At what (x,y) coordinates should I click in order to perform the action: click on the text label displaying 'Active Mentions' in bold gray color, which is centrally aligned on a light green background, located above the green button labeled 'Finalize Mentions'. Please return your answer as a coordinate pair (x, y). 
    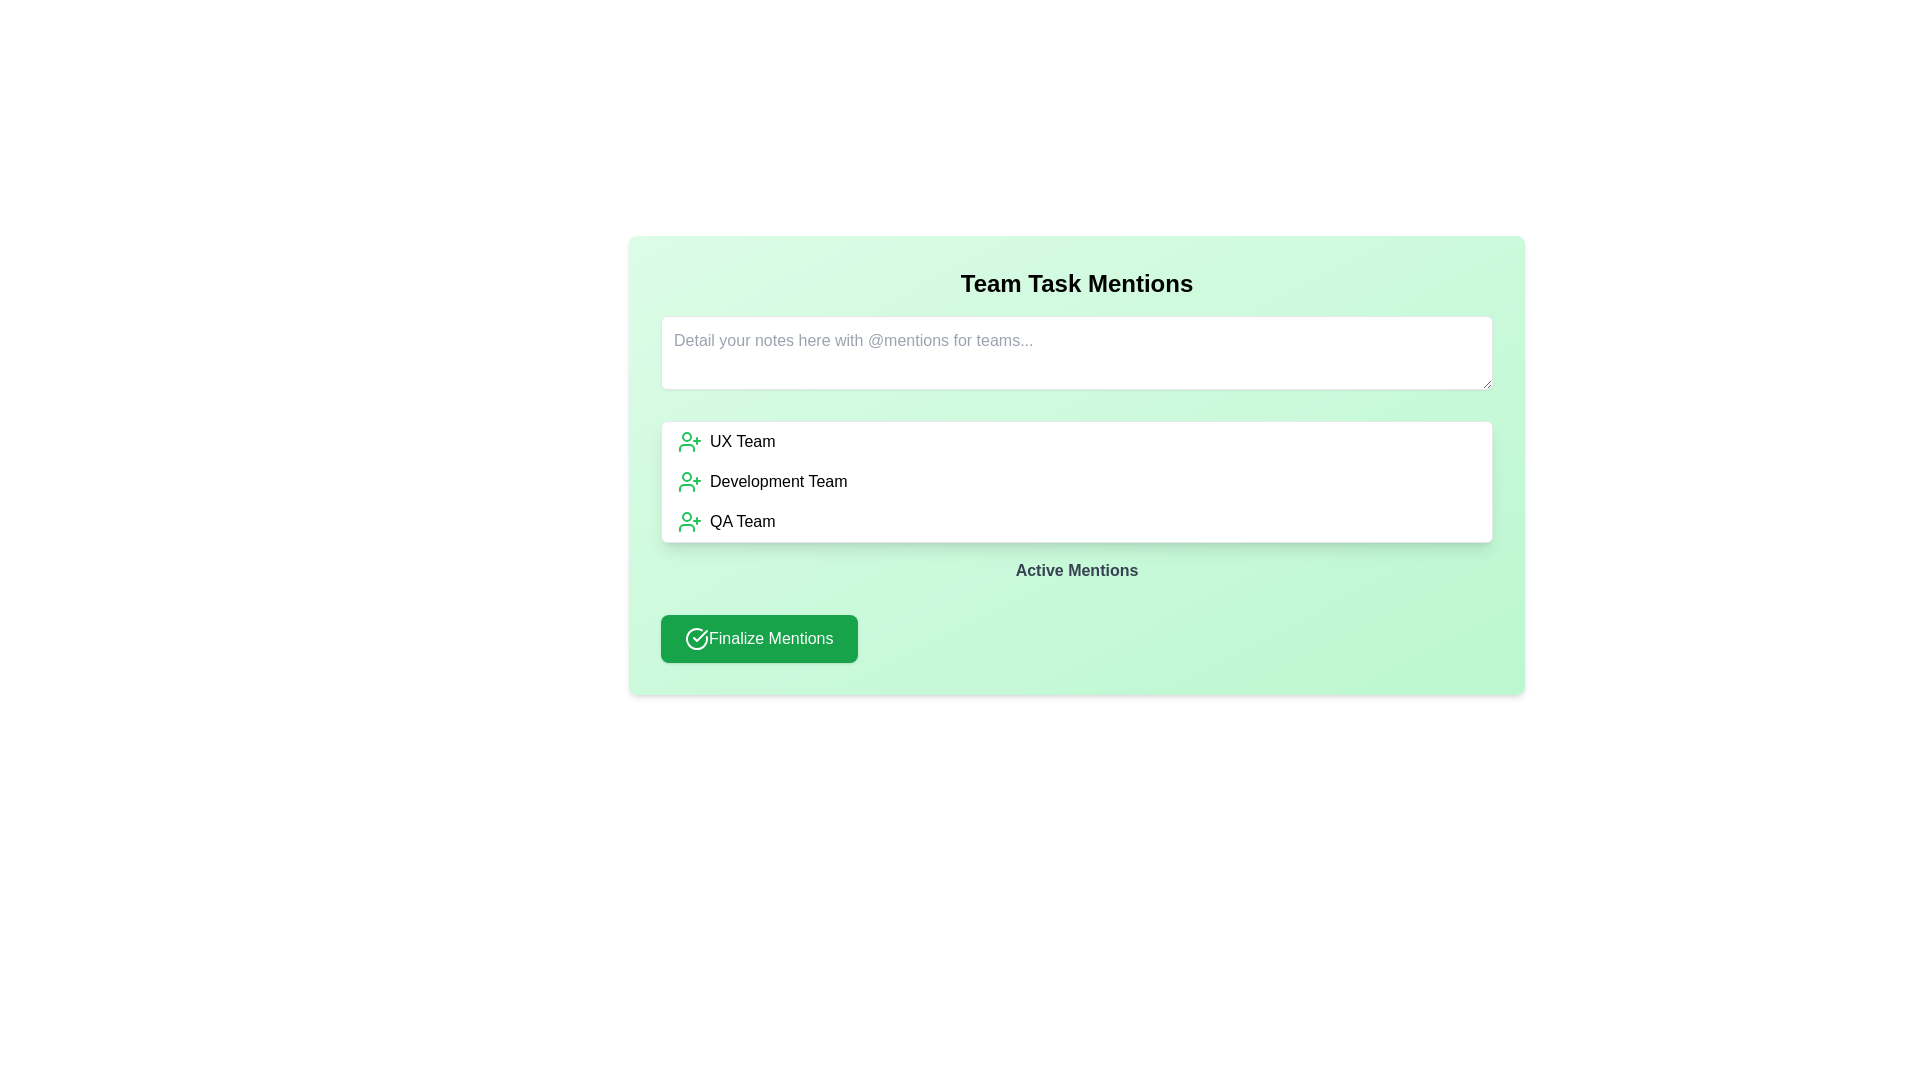
    Looking at the image, I should click on (1075, 570).